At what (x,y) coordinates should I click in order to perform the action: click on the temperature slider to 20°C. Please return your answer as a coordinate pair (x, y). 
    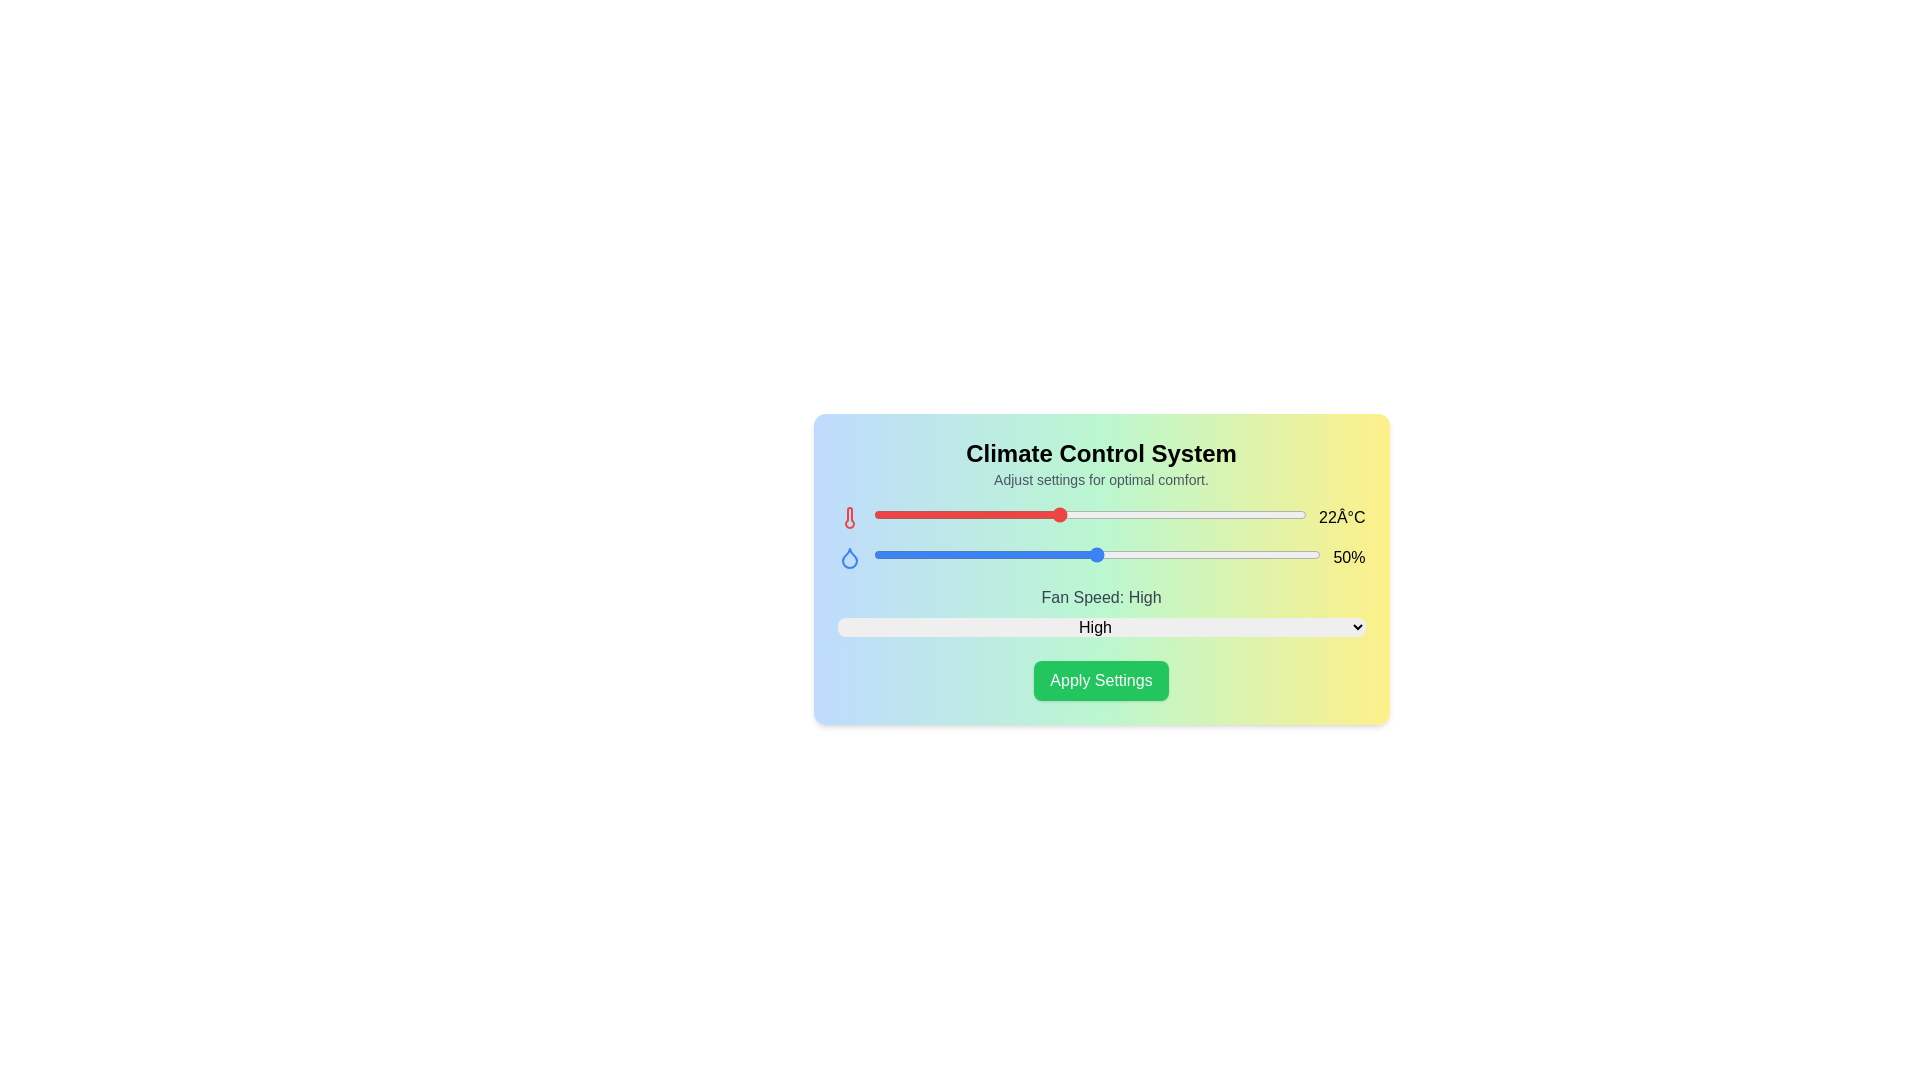
    Looking at the image, I should click on (997, 514).